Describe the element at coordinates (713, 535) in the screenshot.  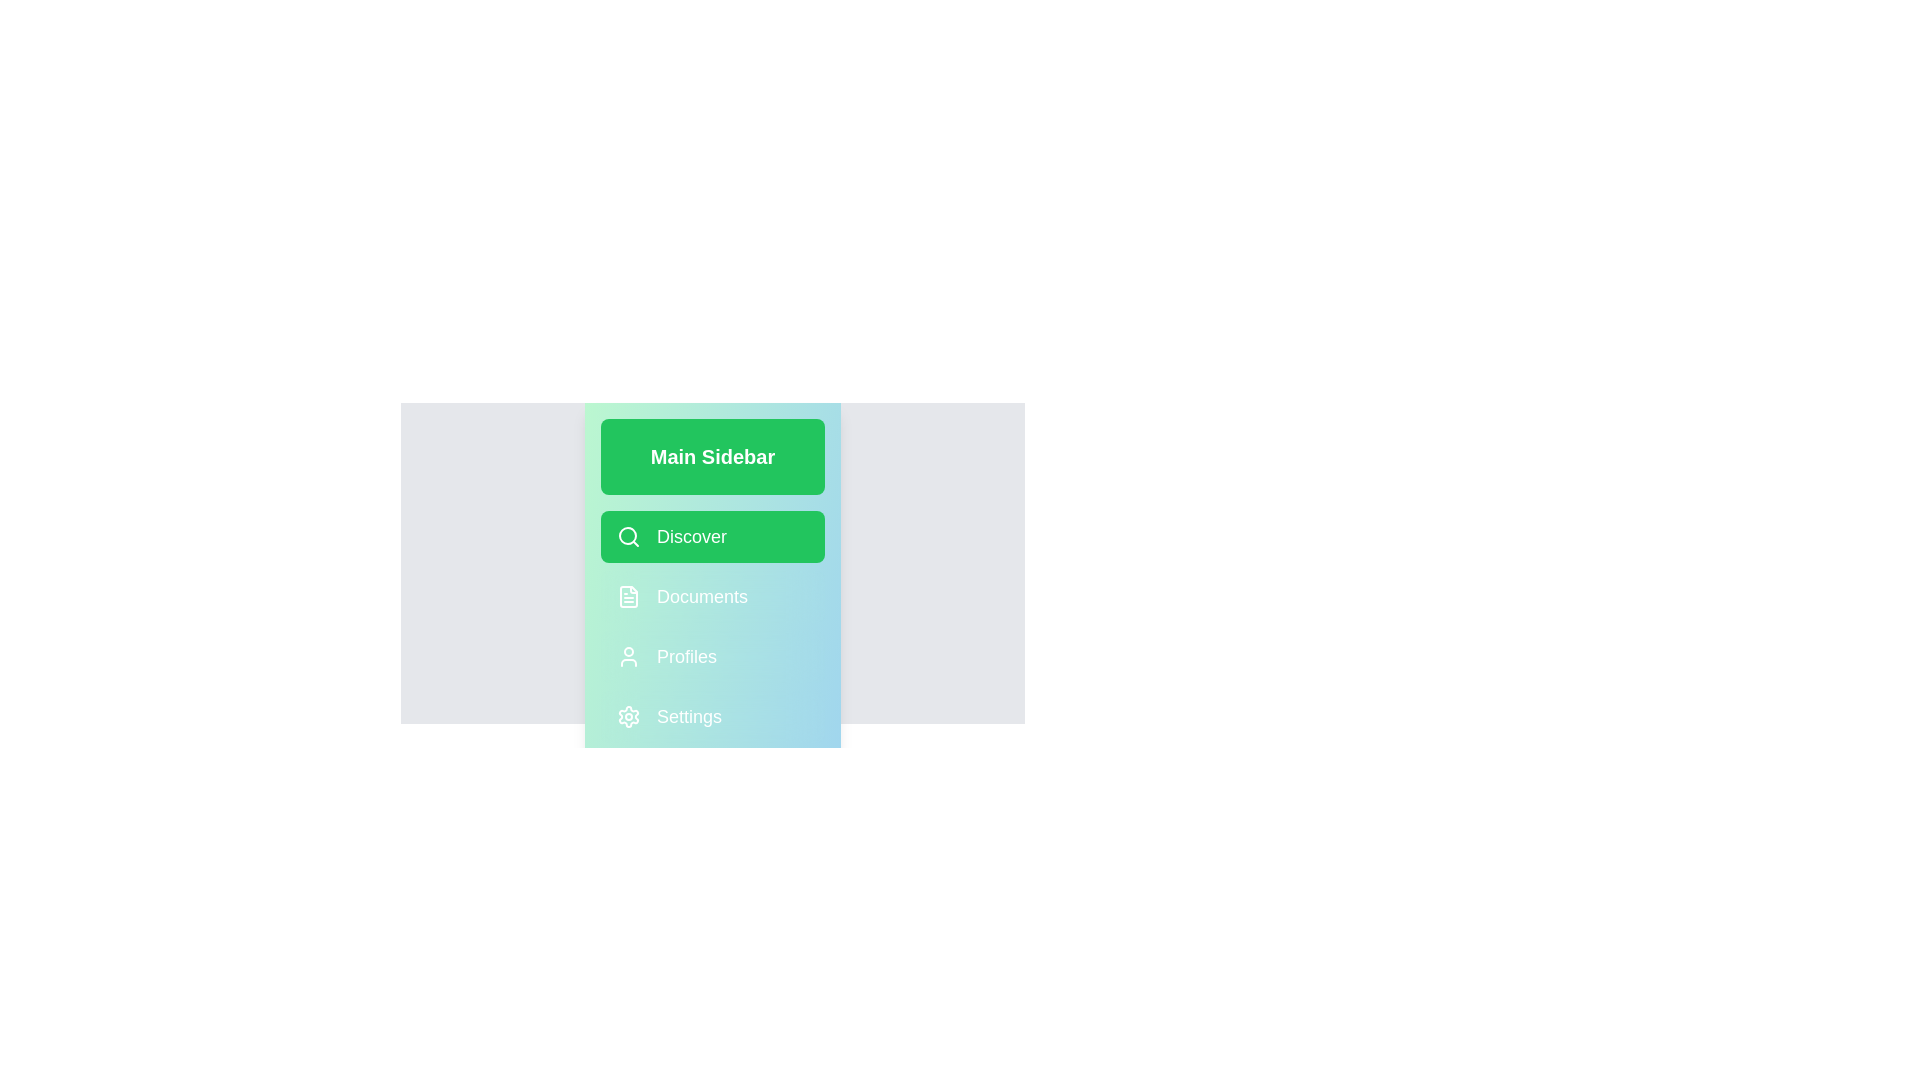
I see `the green rectangular button labeled 'Discover' with a magnifying glass icon on the left, located directly below the 'Main Sidebar' title in the sidebar` at that location.